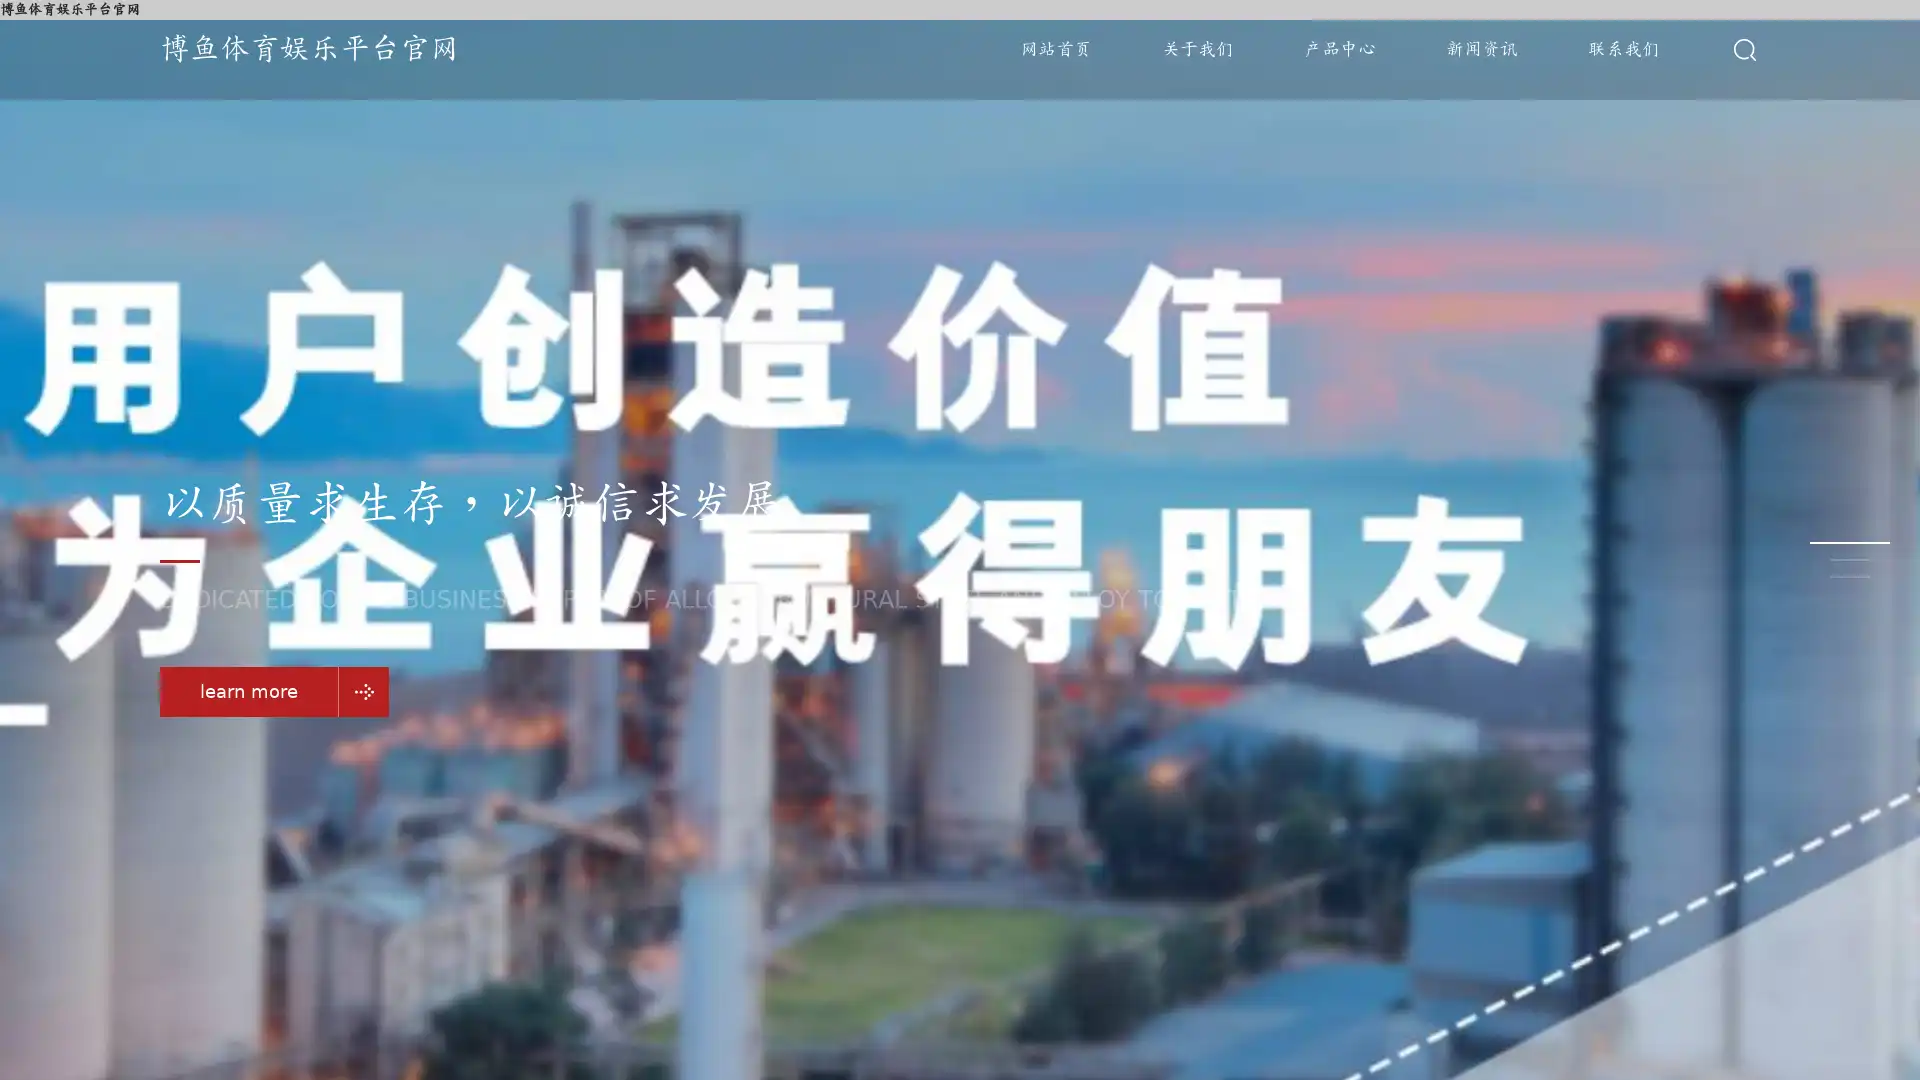 Image resolution: width=1920 pixels, height=1080 pixels. What do you see at coordinates (1848, 577) in the screenshot?
I see `Go to slide 3` at bounding box center [1848, 577].